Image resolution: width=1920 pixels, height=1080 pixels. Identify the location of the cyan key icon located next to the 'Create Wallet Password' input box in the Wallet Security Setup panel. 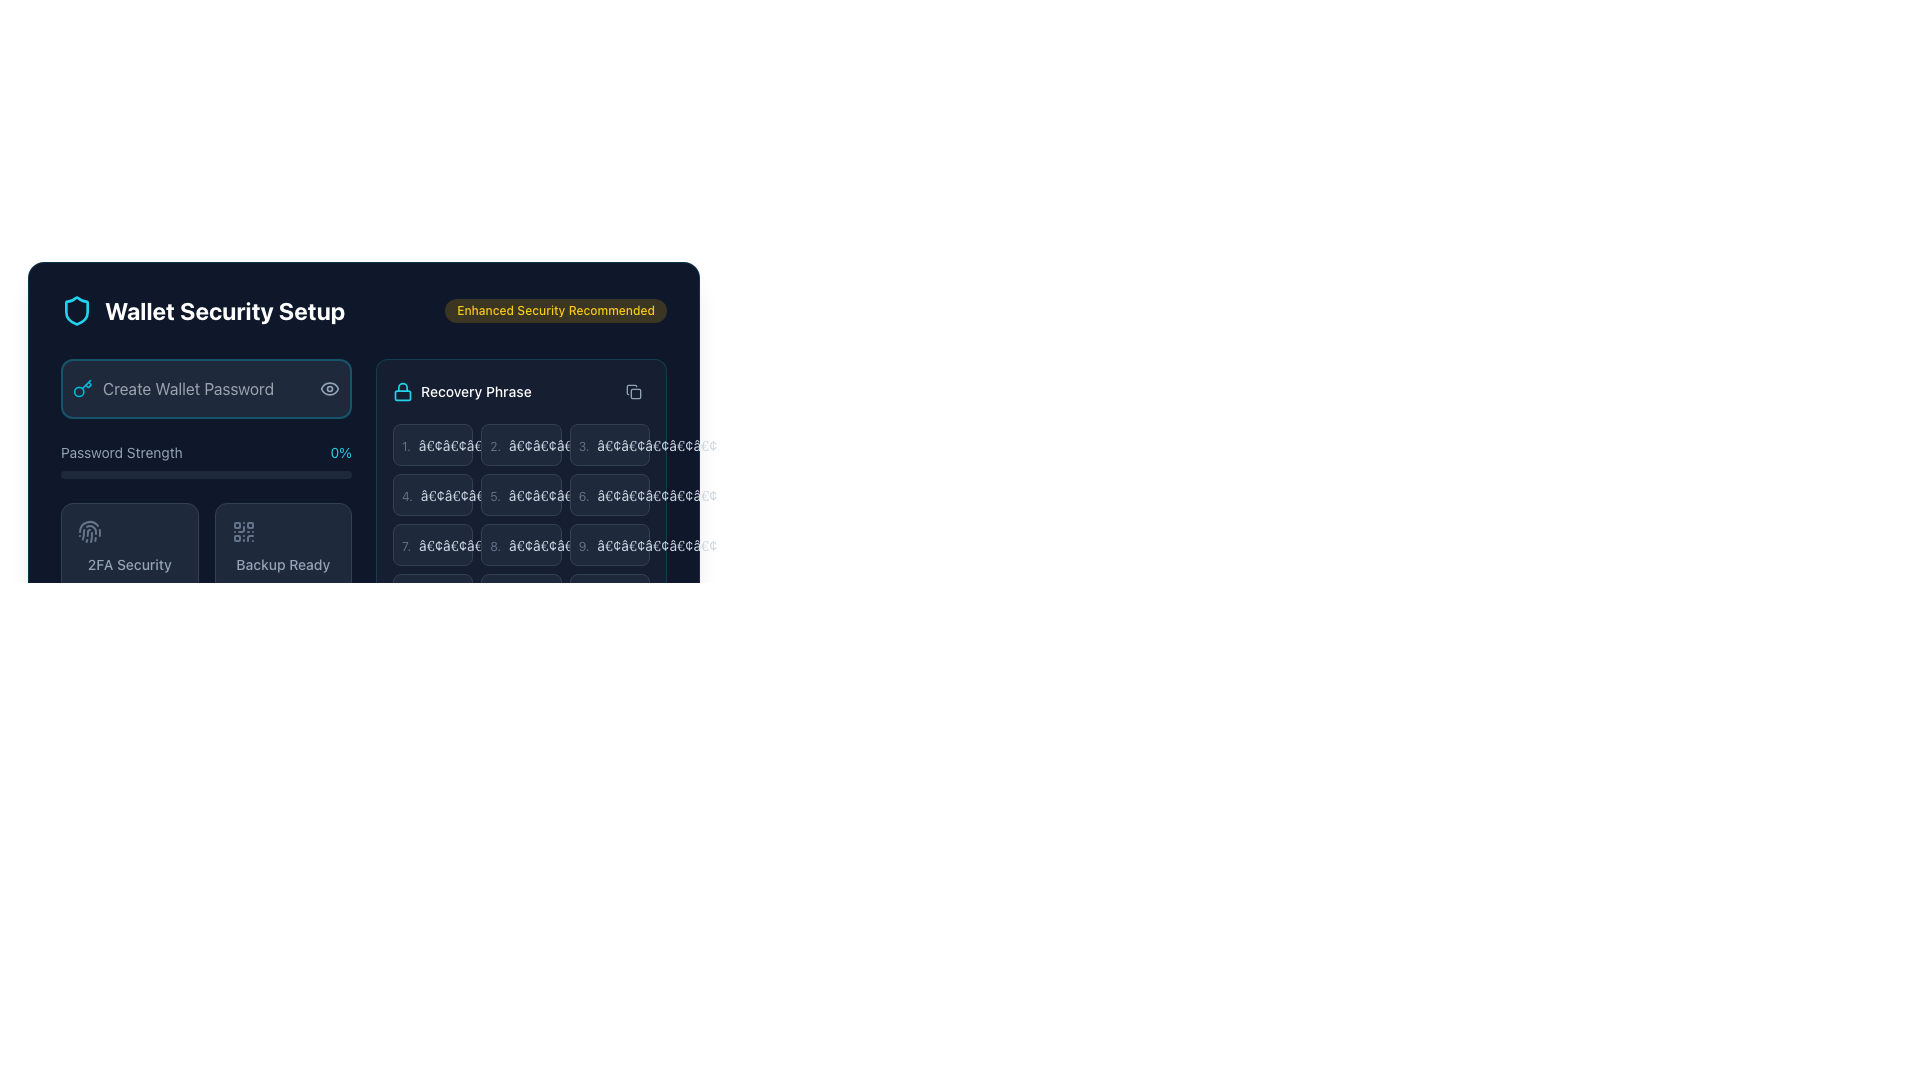
(81, 389).